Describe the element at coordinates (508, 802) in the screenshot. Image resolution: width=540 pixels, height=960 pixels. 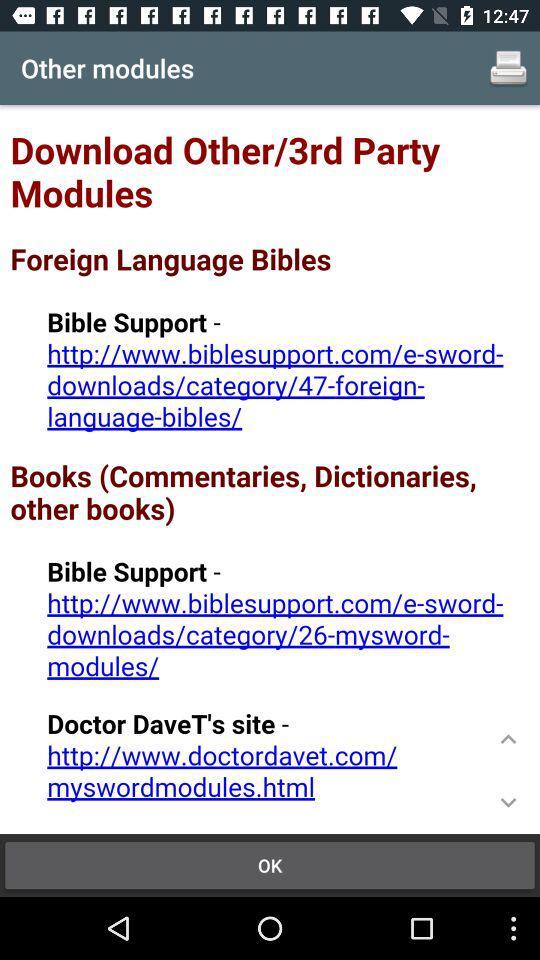
I see `the expand_more icon` at that location.